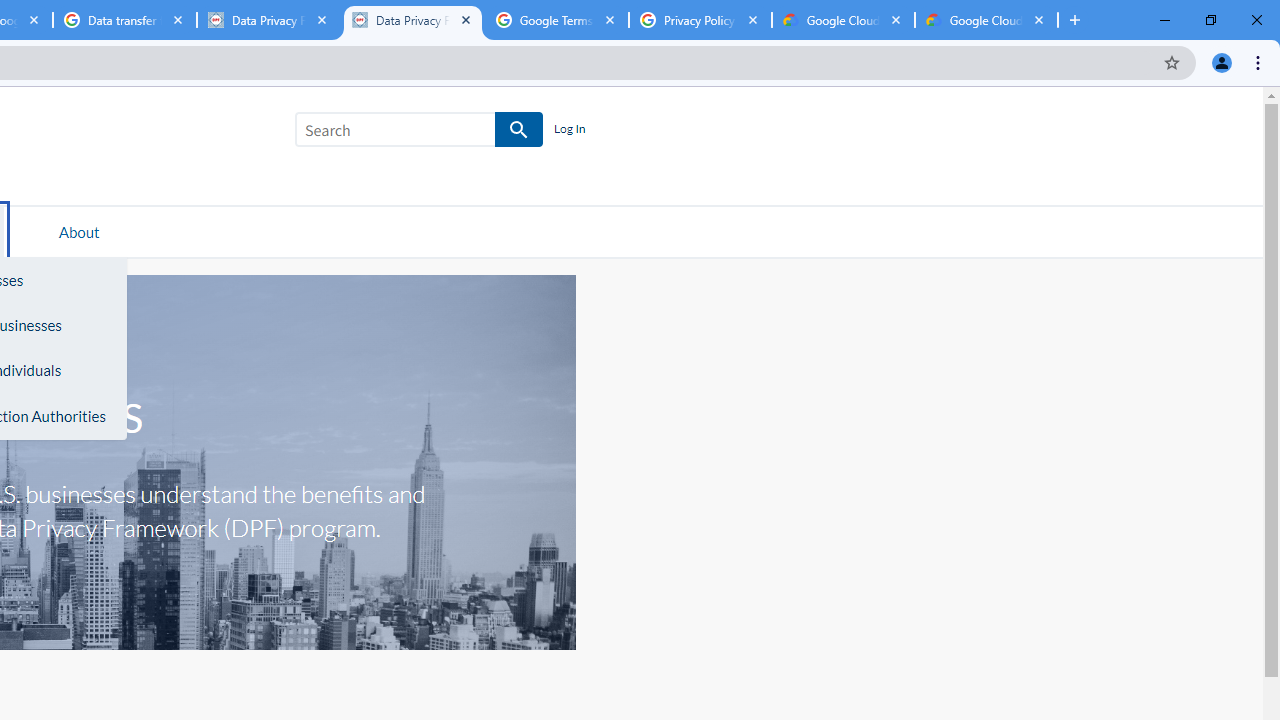  Describe the element at coordinates (568, 129) in the screenshot. I see `'Log In'` at that location.